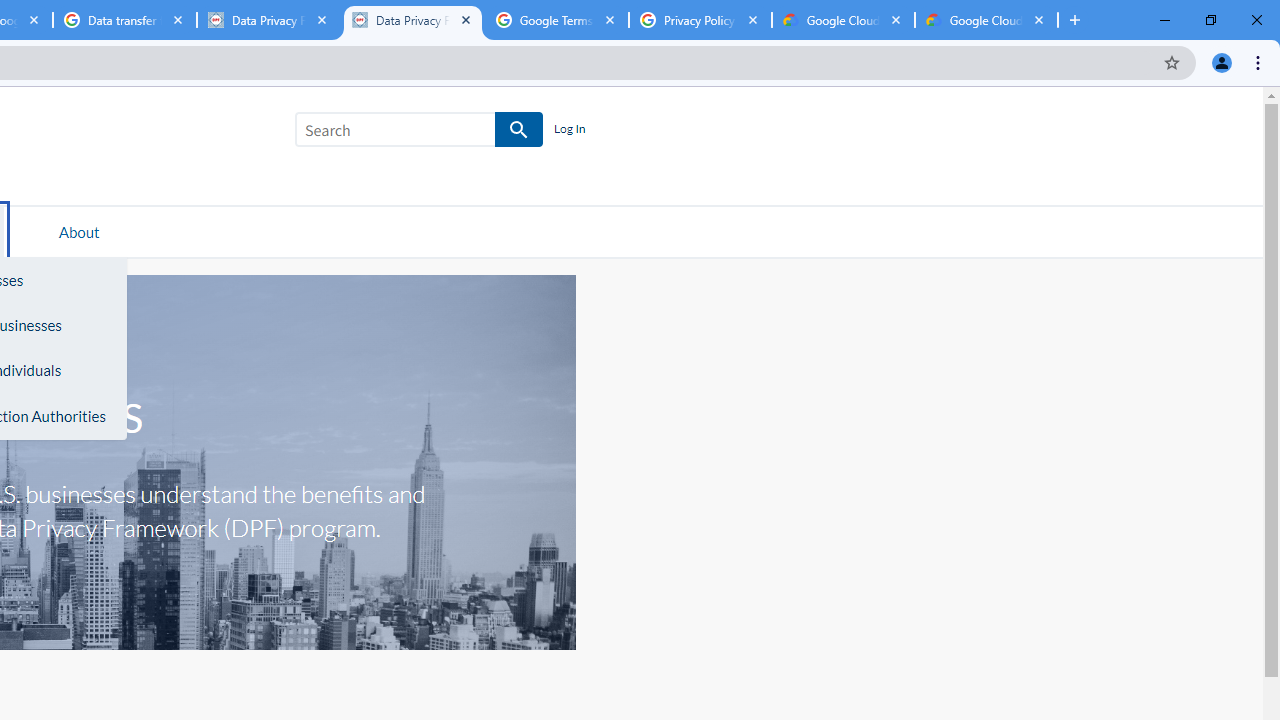  Describe the element at coordinates (568, 129) in the screenshot. I see `'Log In'` at that location.